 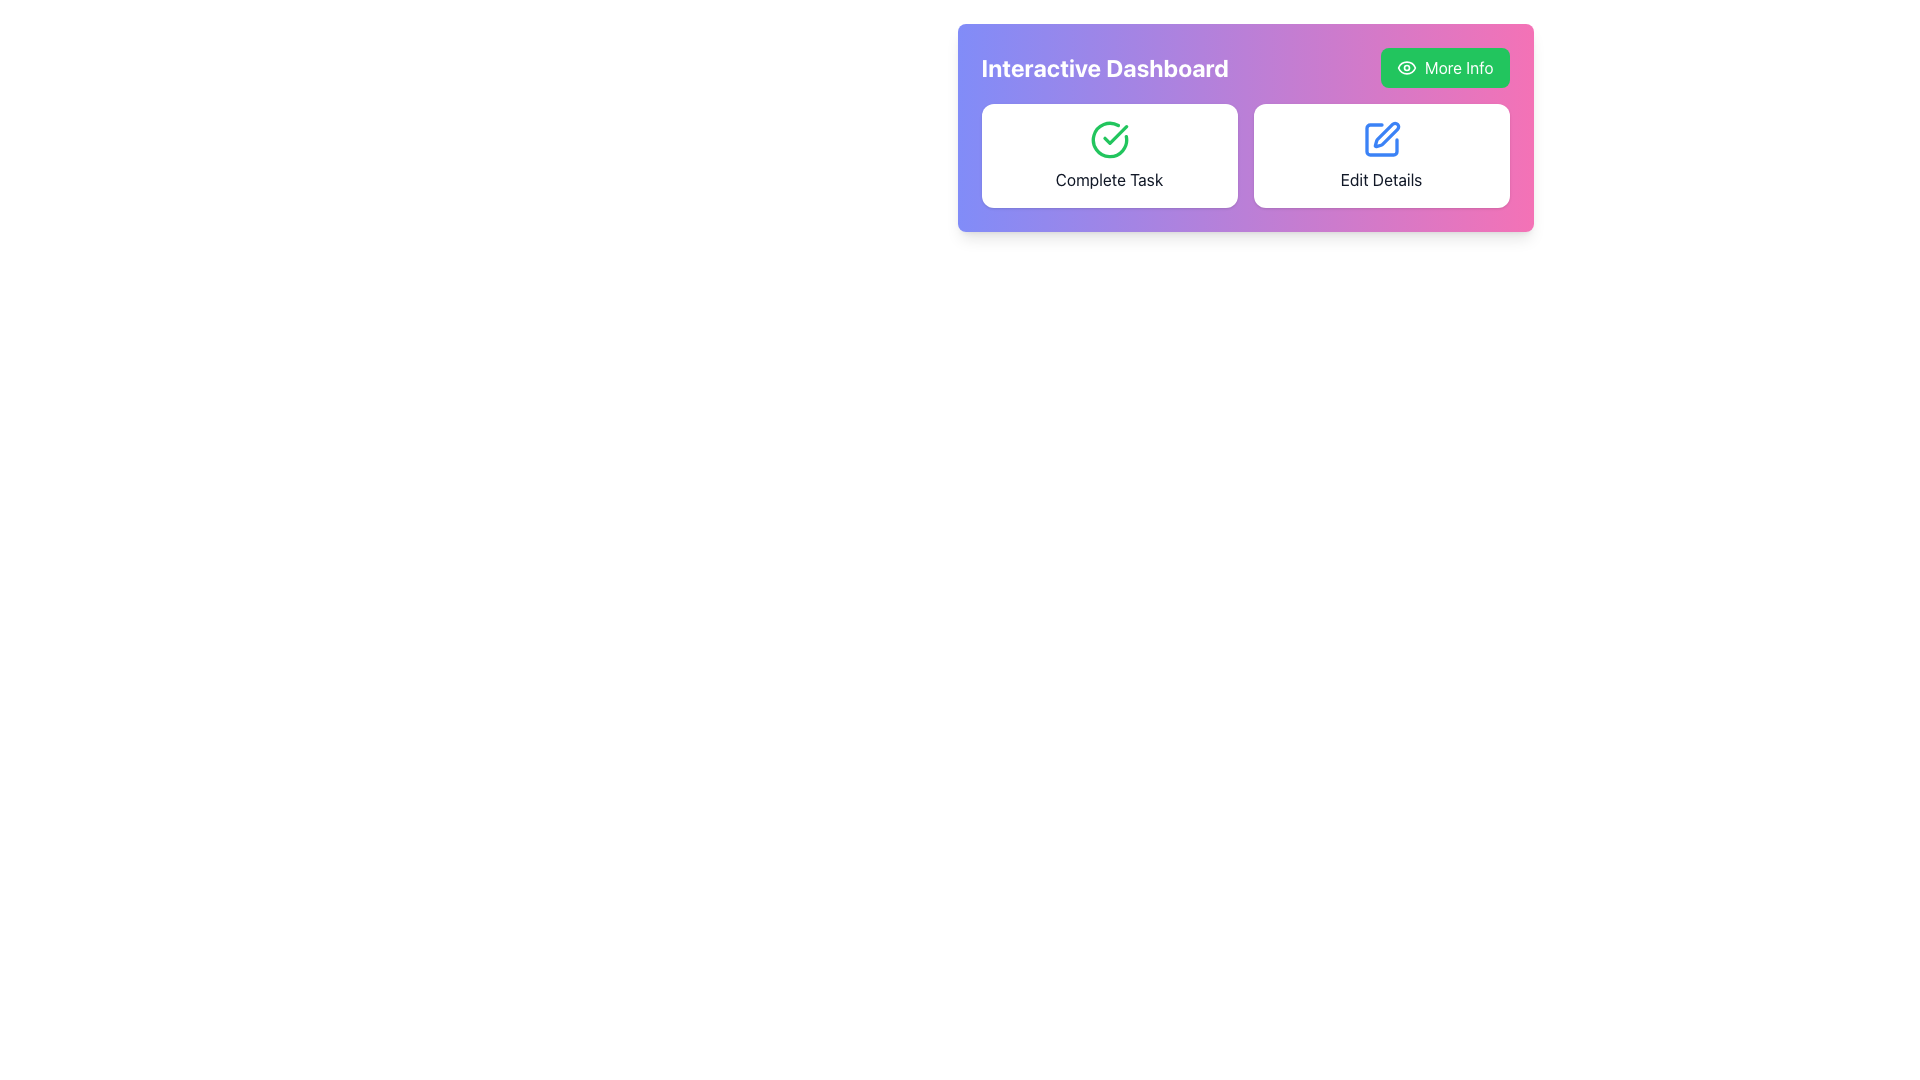 I want to click on the 'Edit Details' button, which is a rectangular card with a blue pen icon and the label 'Edit Details' below it, located to the right of the 'Complete Task' card in the Interactive Dashboard section, so click(x=1380, y=154).